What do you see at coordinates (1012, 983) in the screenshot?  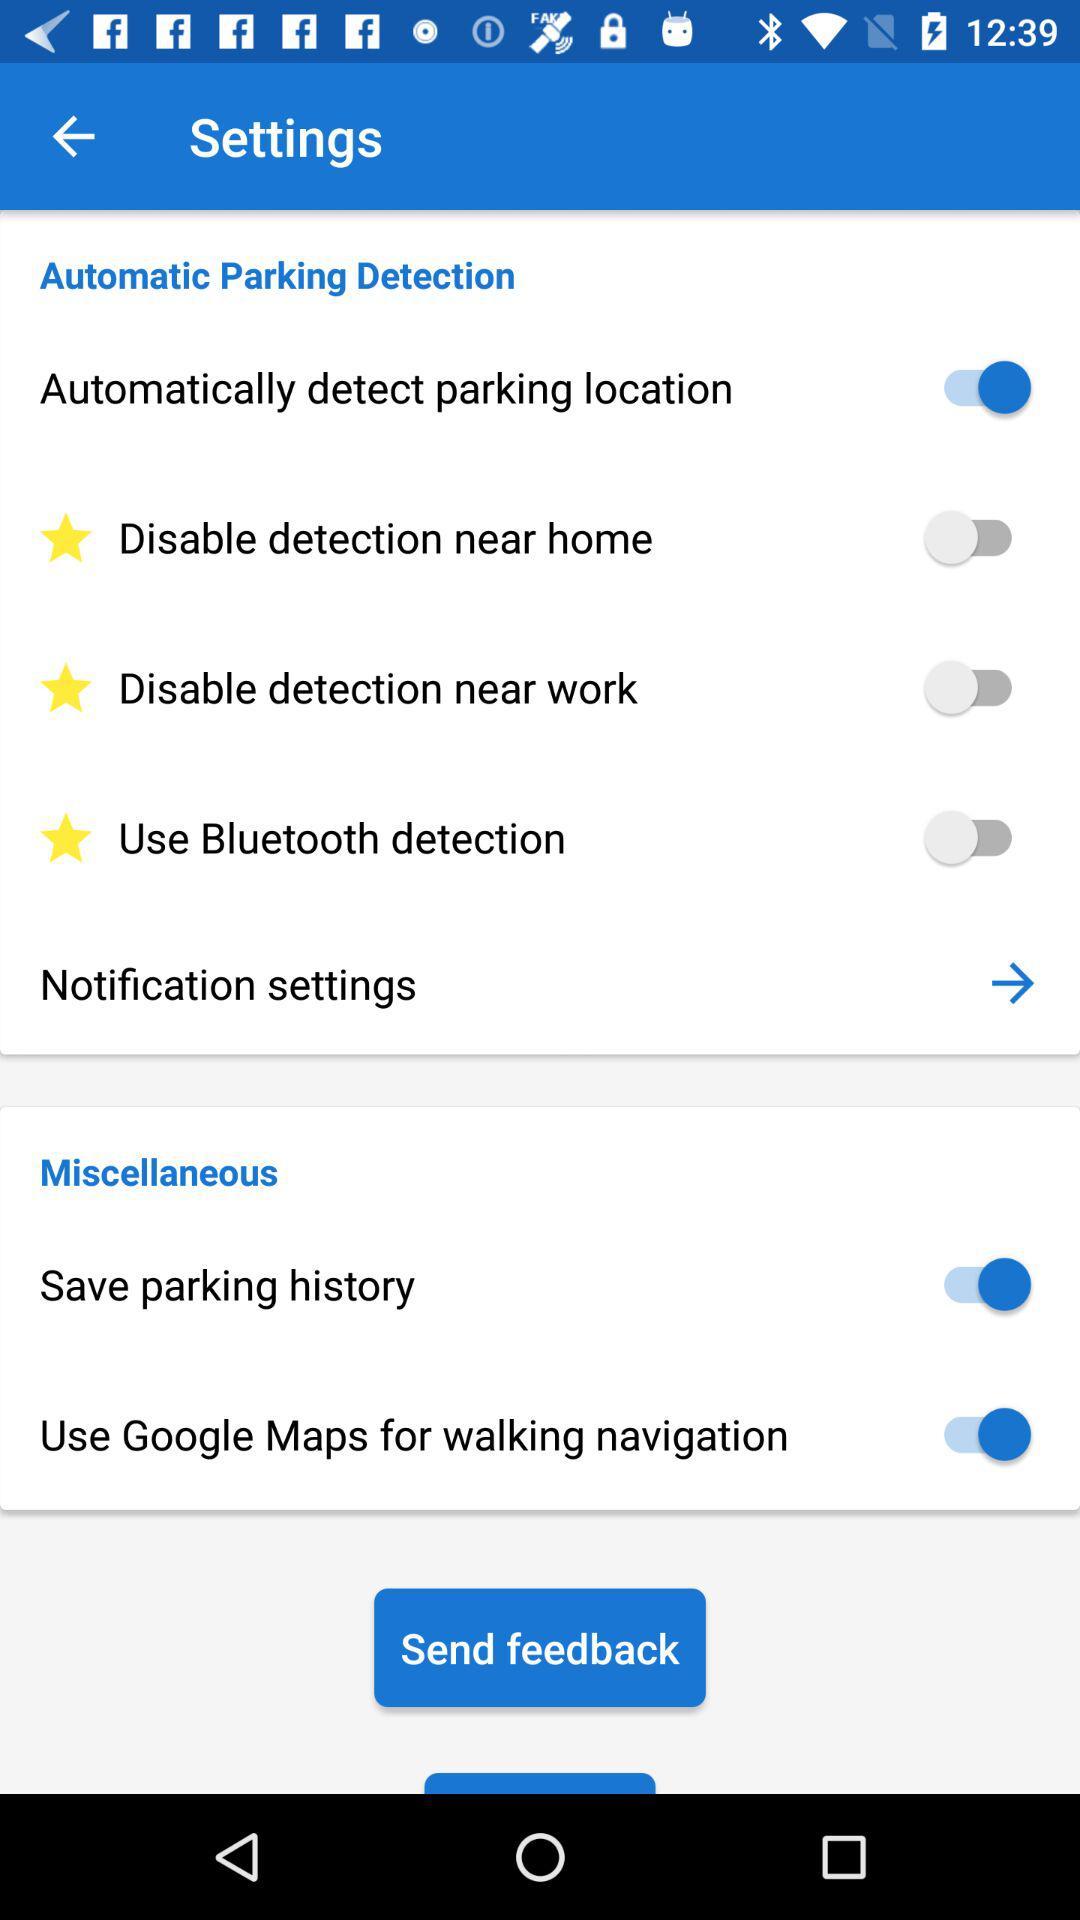 I see `the icon on the right` at bounding box center [1012, 983].